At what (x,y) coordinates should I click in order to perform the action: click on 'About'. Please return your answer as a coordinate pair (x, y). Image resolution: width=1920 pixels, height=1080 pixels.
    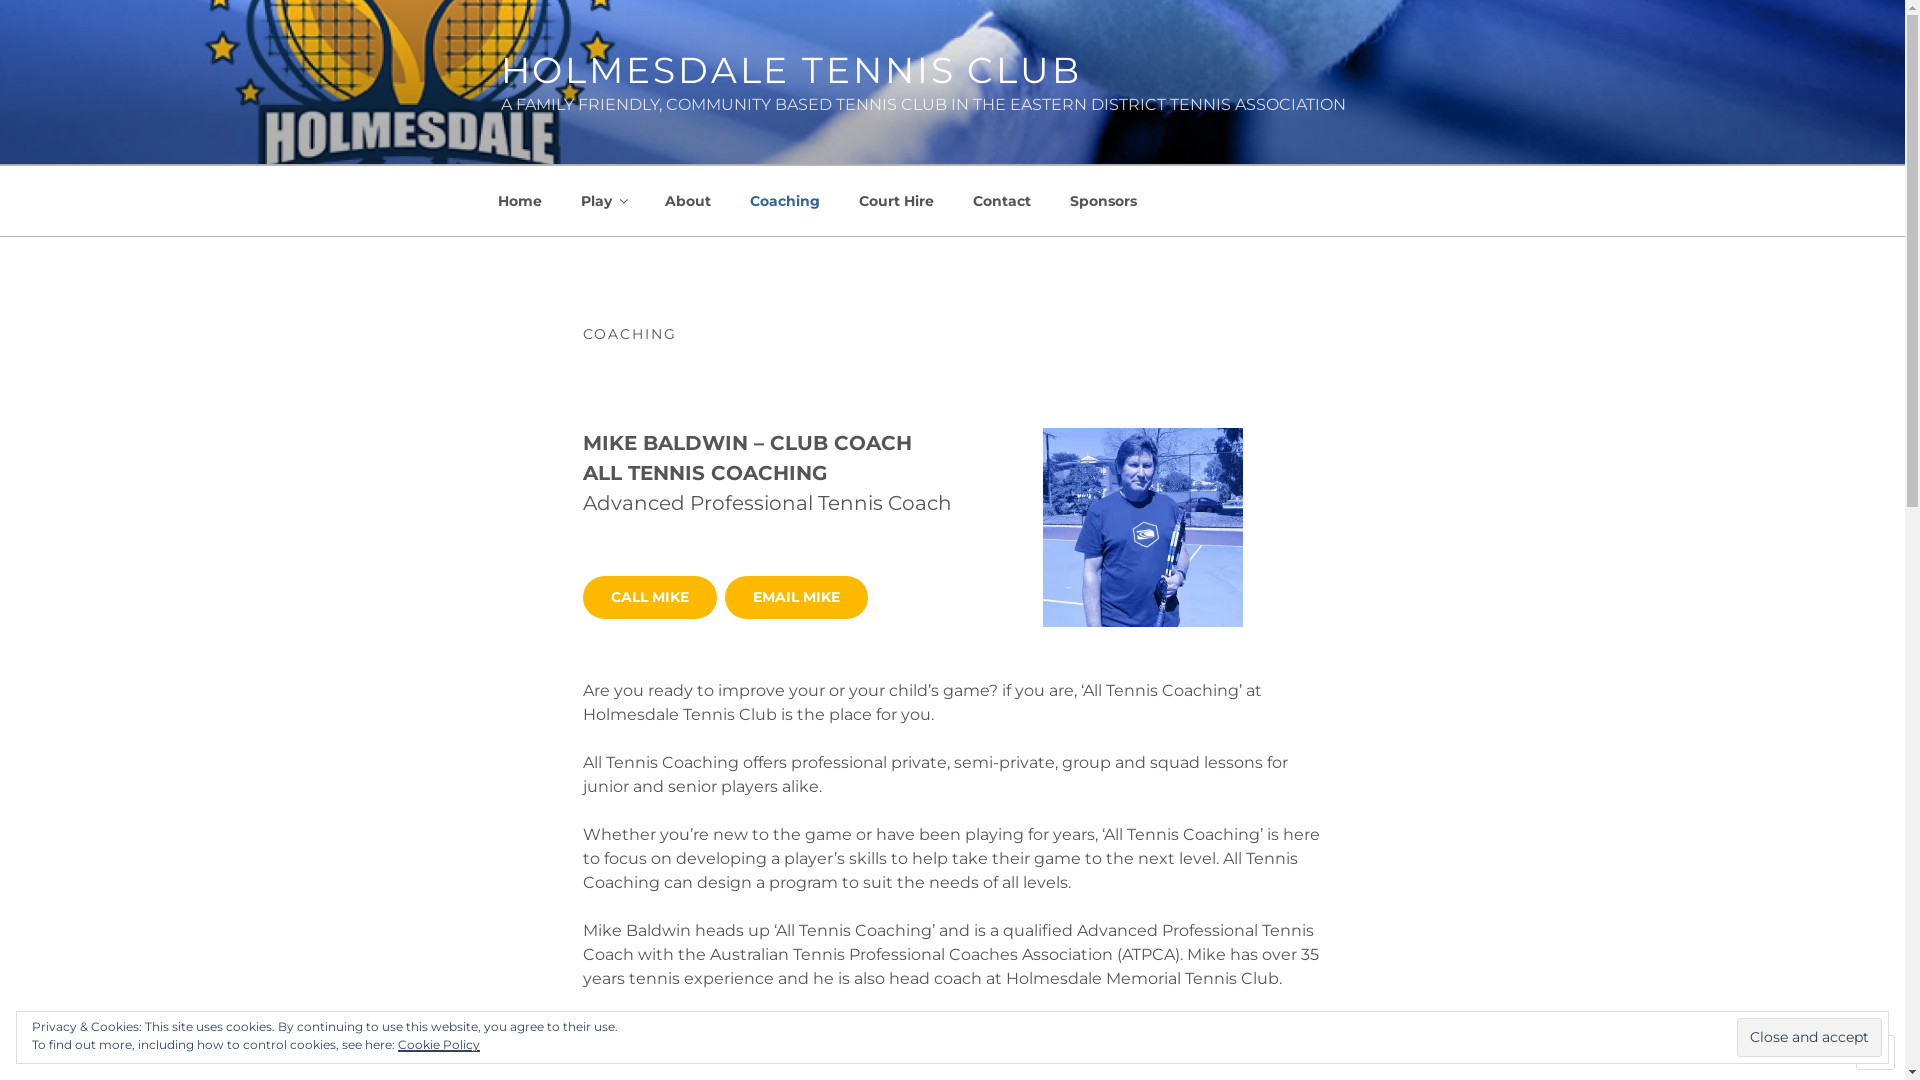
    Looking at the image, I should click on (688, 200).